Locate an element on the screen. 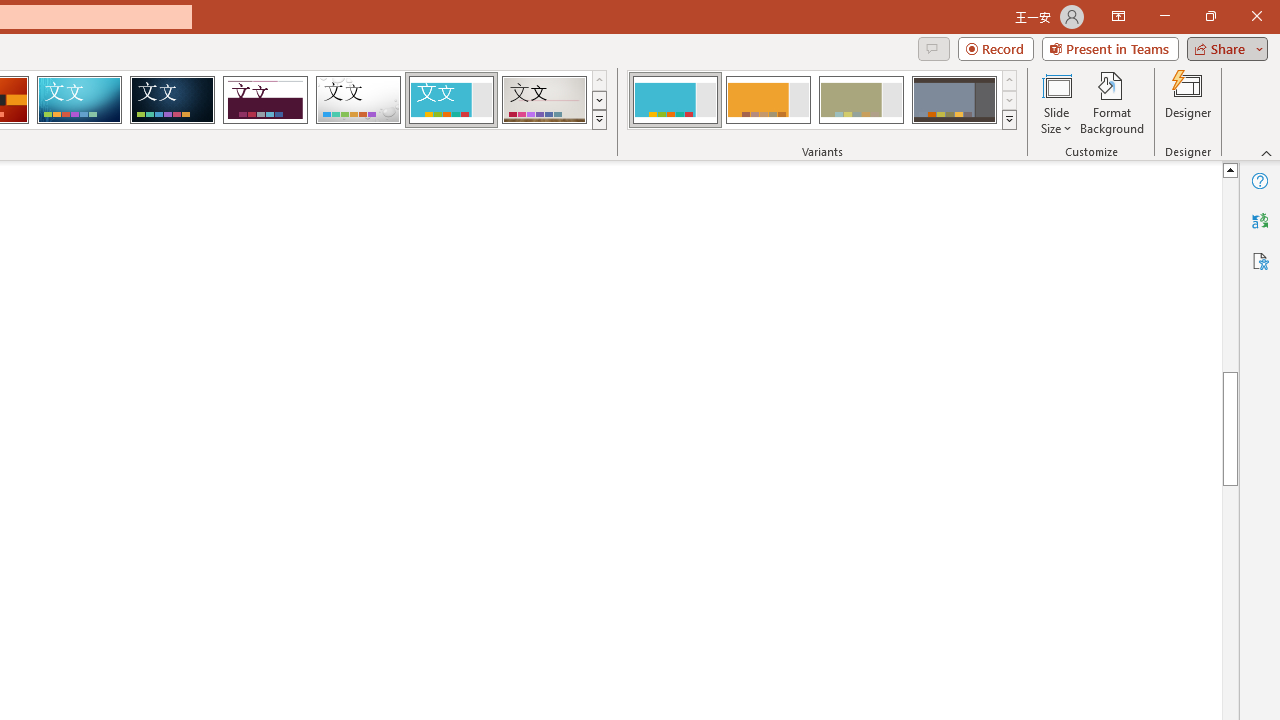 Image resolution: width=1280 pixels, height=720 pixels. 'Droplet' is located at coordinates (358, 100).